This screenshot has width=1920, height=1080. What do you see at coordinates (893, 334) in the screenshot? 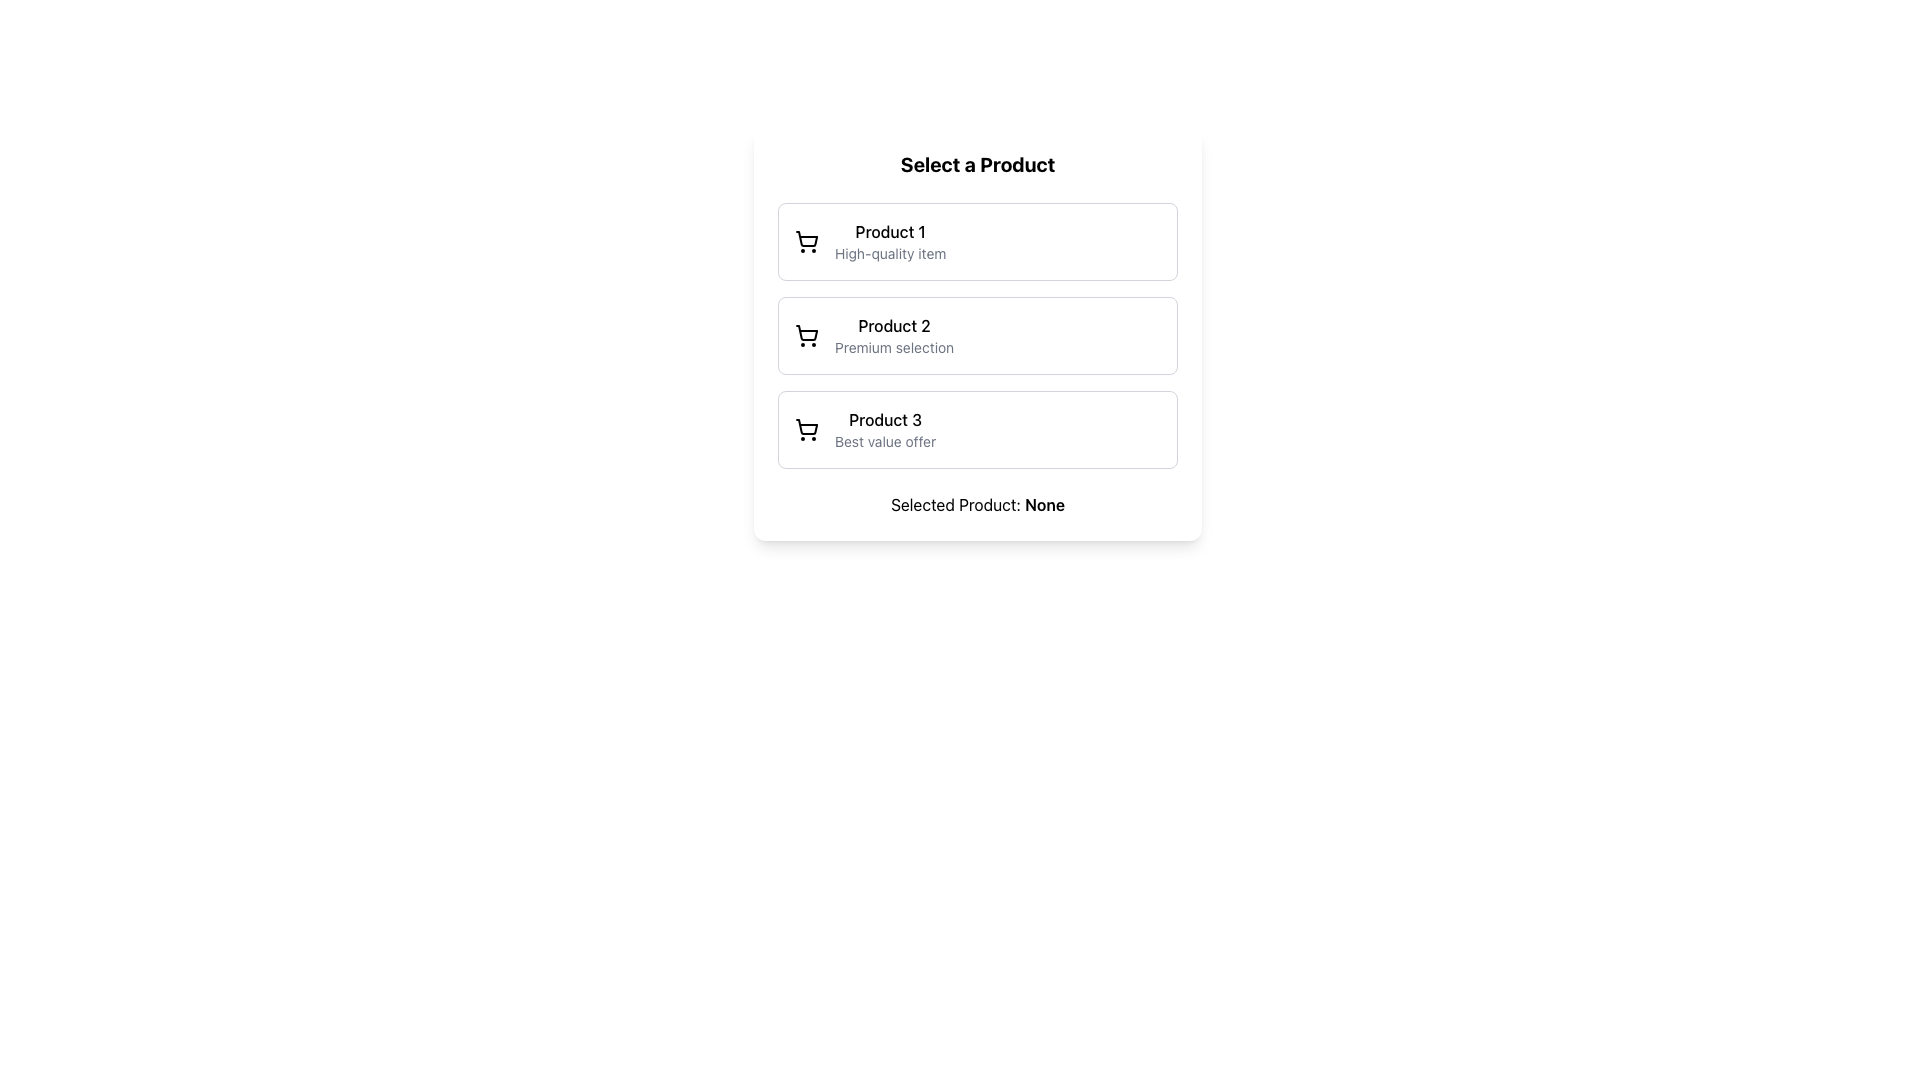
I see `the label component that displays 'Product 2' in bold as the title and 'Premium selection' as the subtitle, located in the second card of a list of three cards` at bounding box center [893, 334].